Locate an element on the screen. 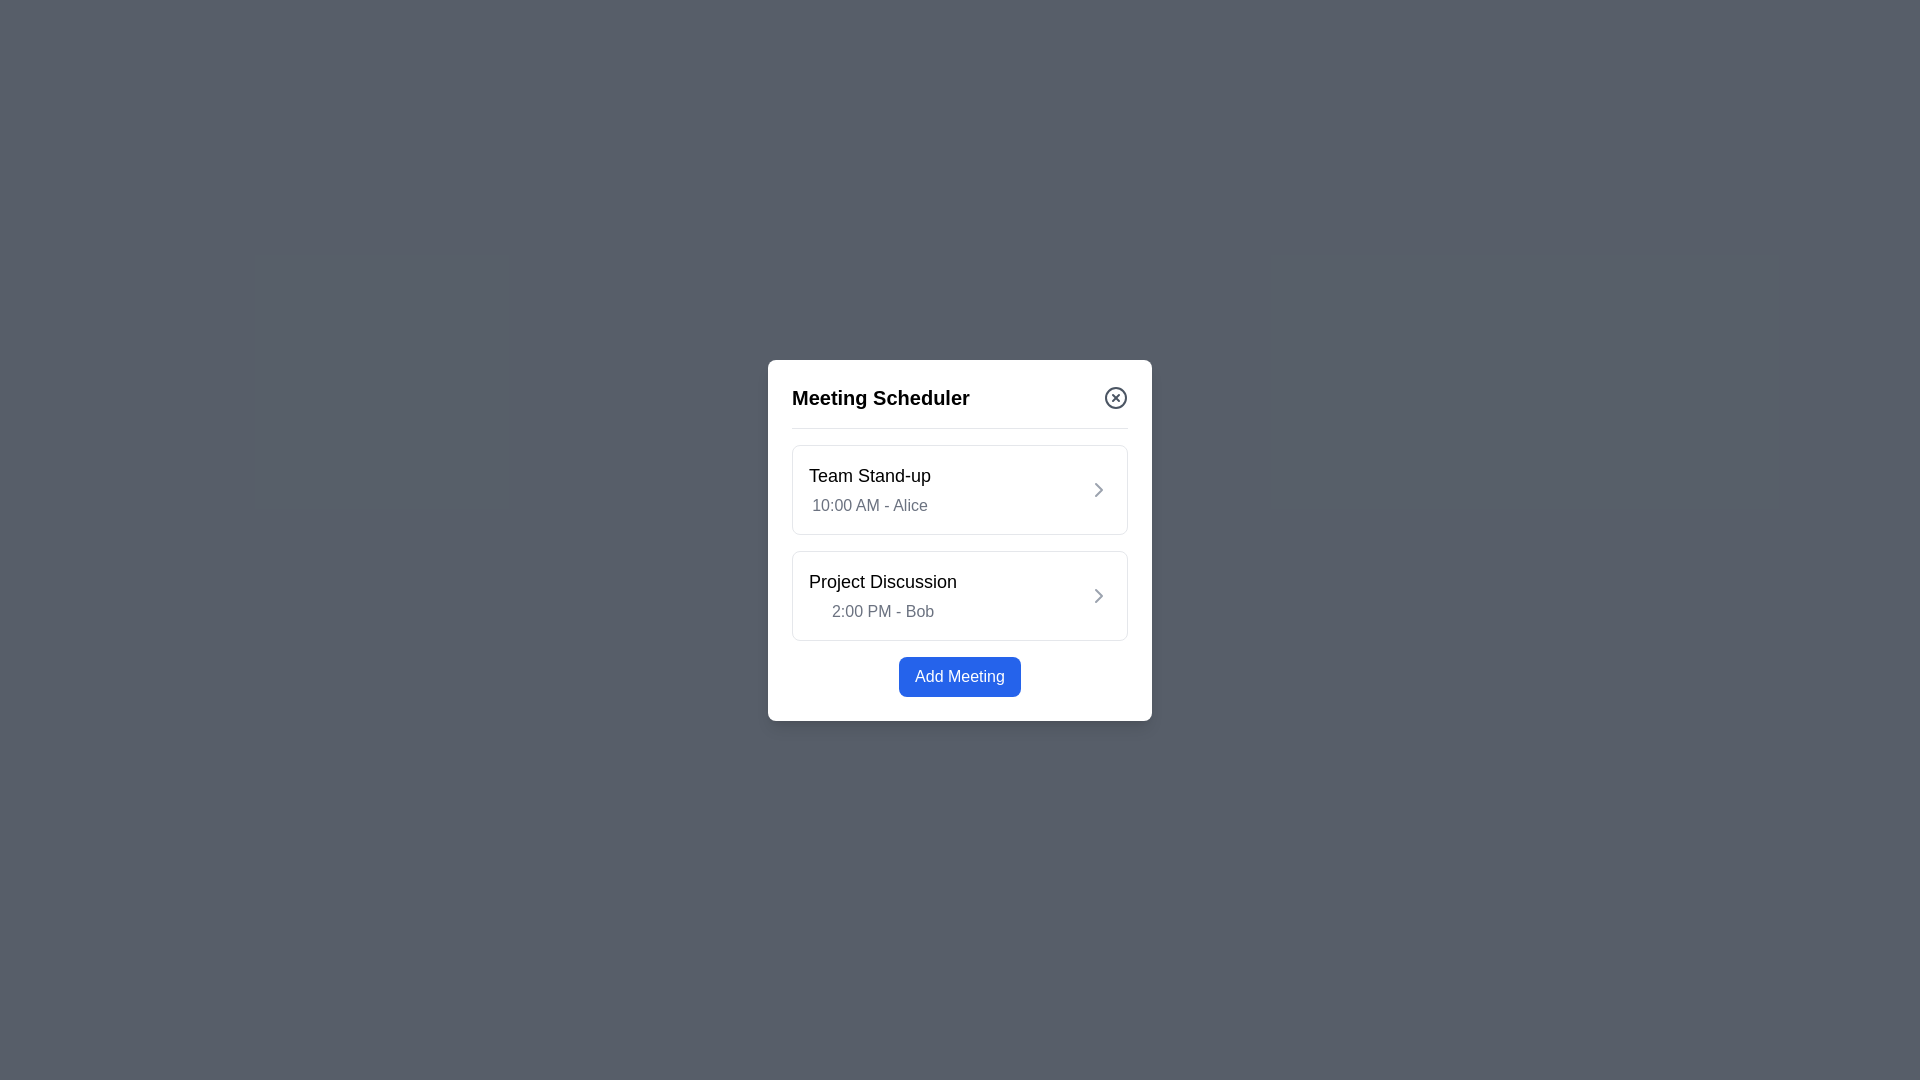 Image resolution: width=1920 pixels, height=1080 pixels. the scheduled meeting item in the 'Meeting Scheduler' list, which is the second item directly below the 'Team Stand-up' item is located at coordinates (960, 594).